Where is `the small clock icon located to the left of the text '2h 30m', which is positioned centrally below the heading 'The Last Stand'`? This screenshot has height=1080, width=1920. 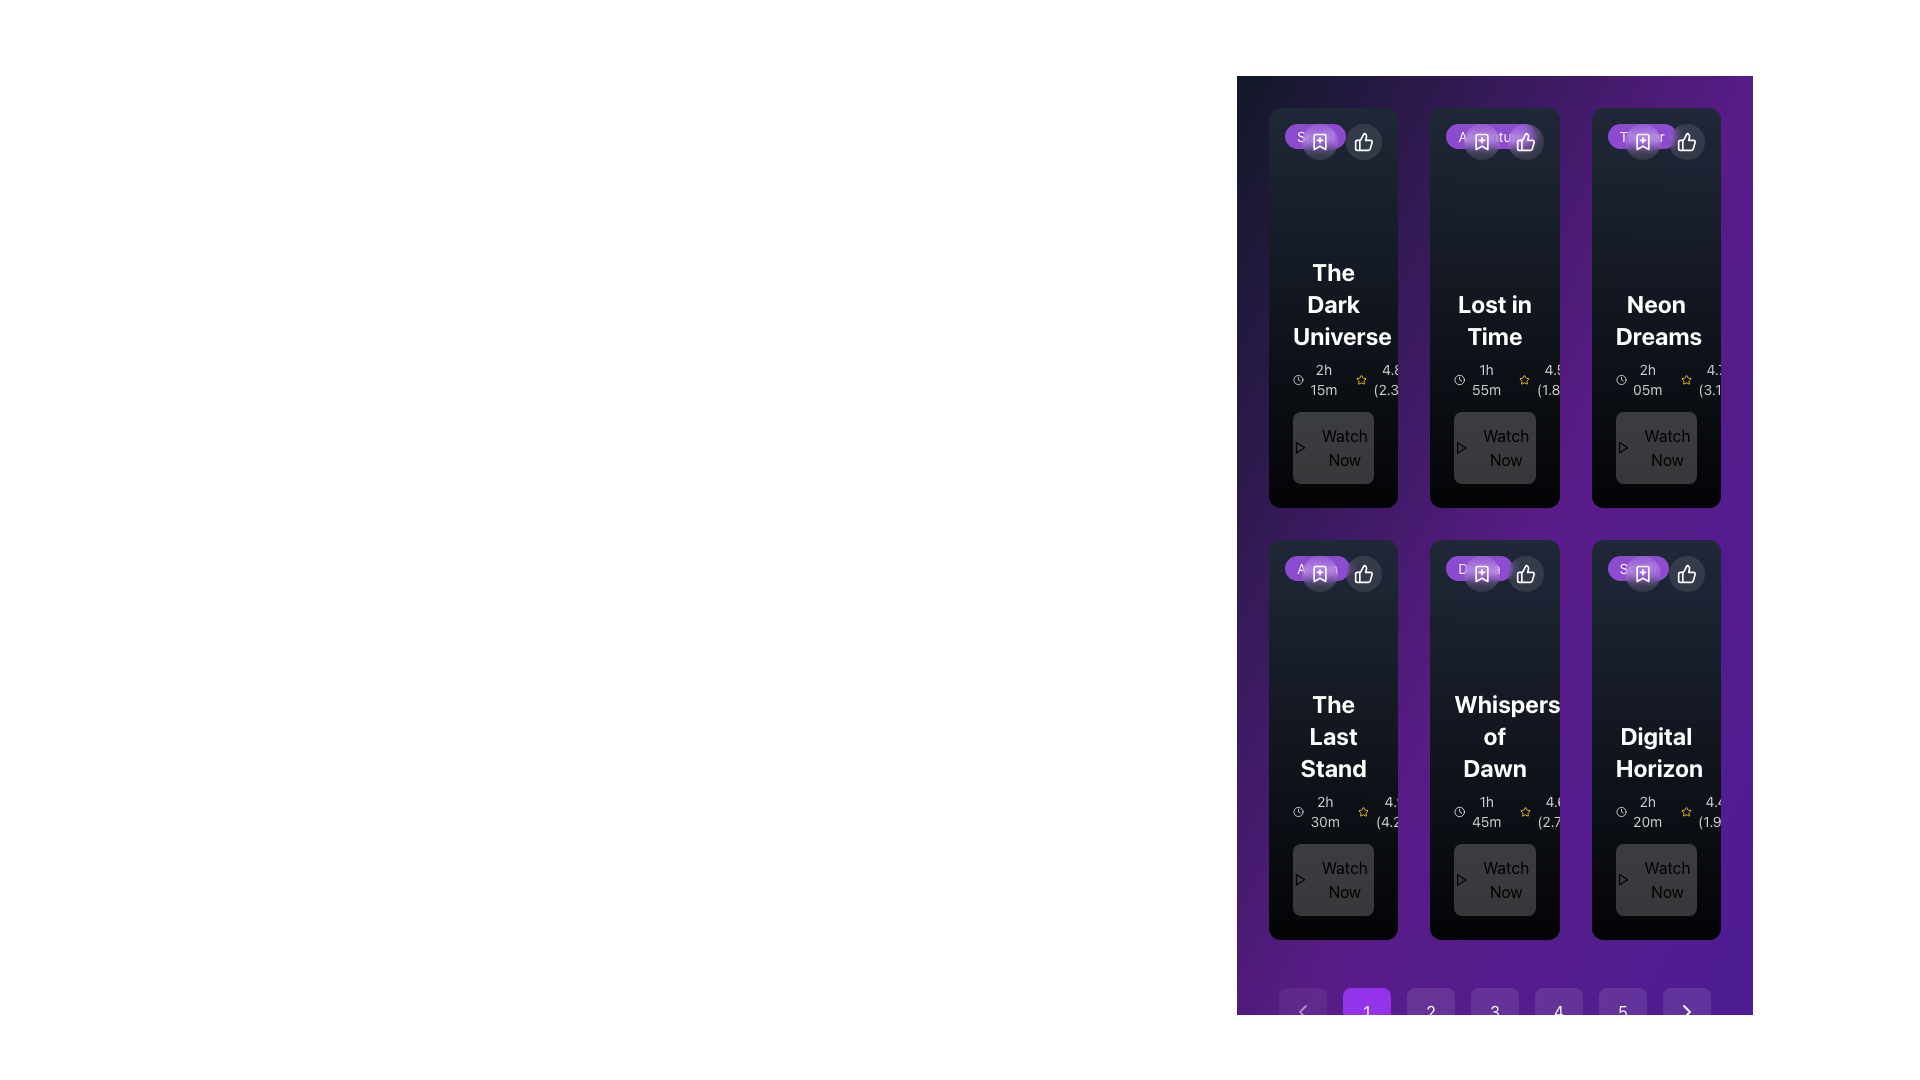 the small clock icon located to the left of the text '2h 30m', which is positioned centrally below the heading 'The Last Stand' is located at coordinates (1298, 812).